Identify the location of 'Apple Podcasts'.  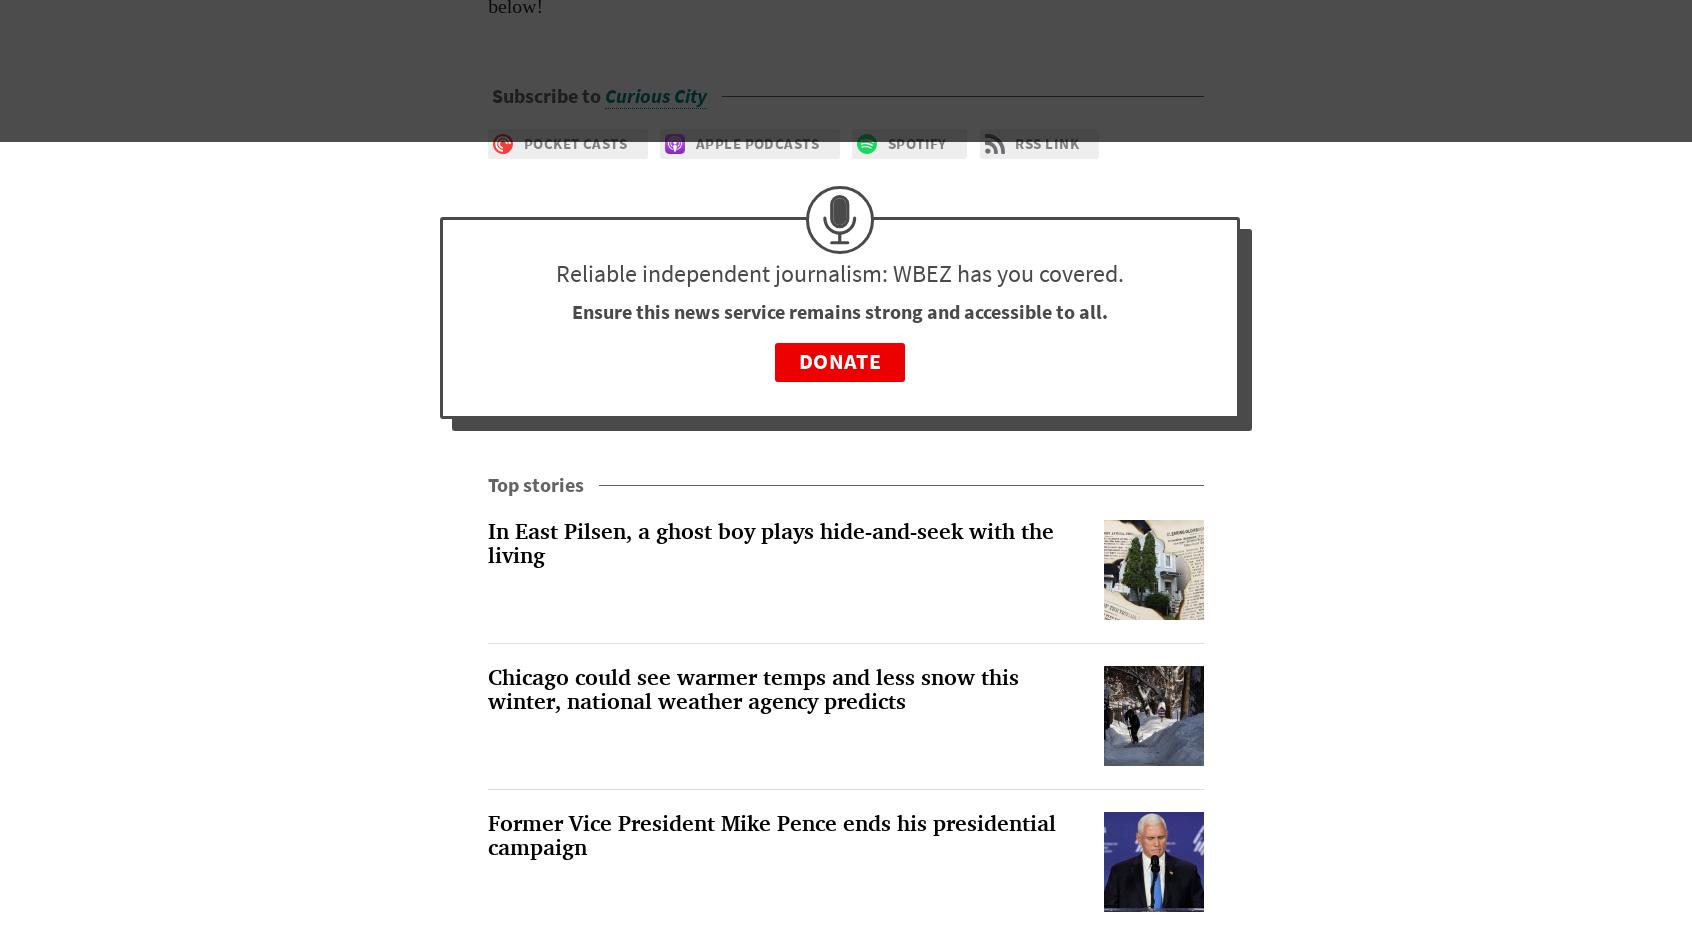
(695, 142).